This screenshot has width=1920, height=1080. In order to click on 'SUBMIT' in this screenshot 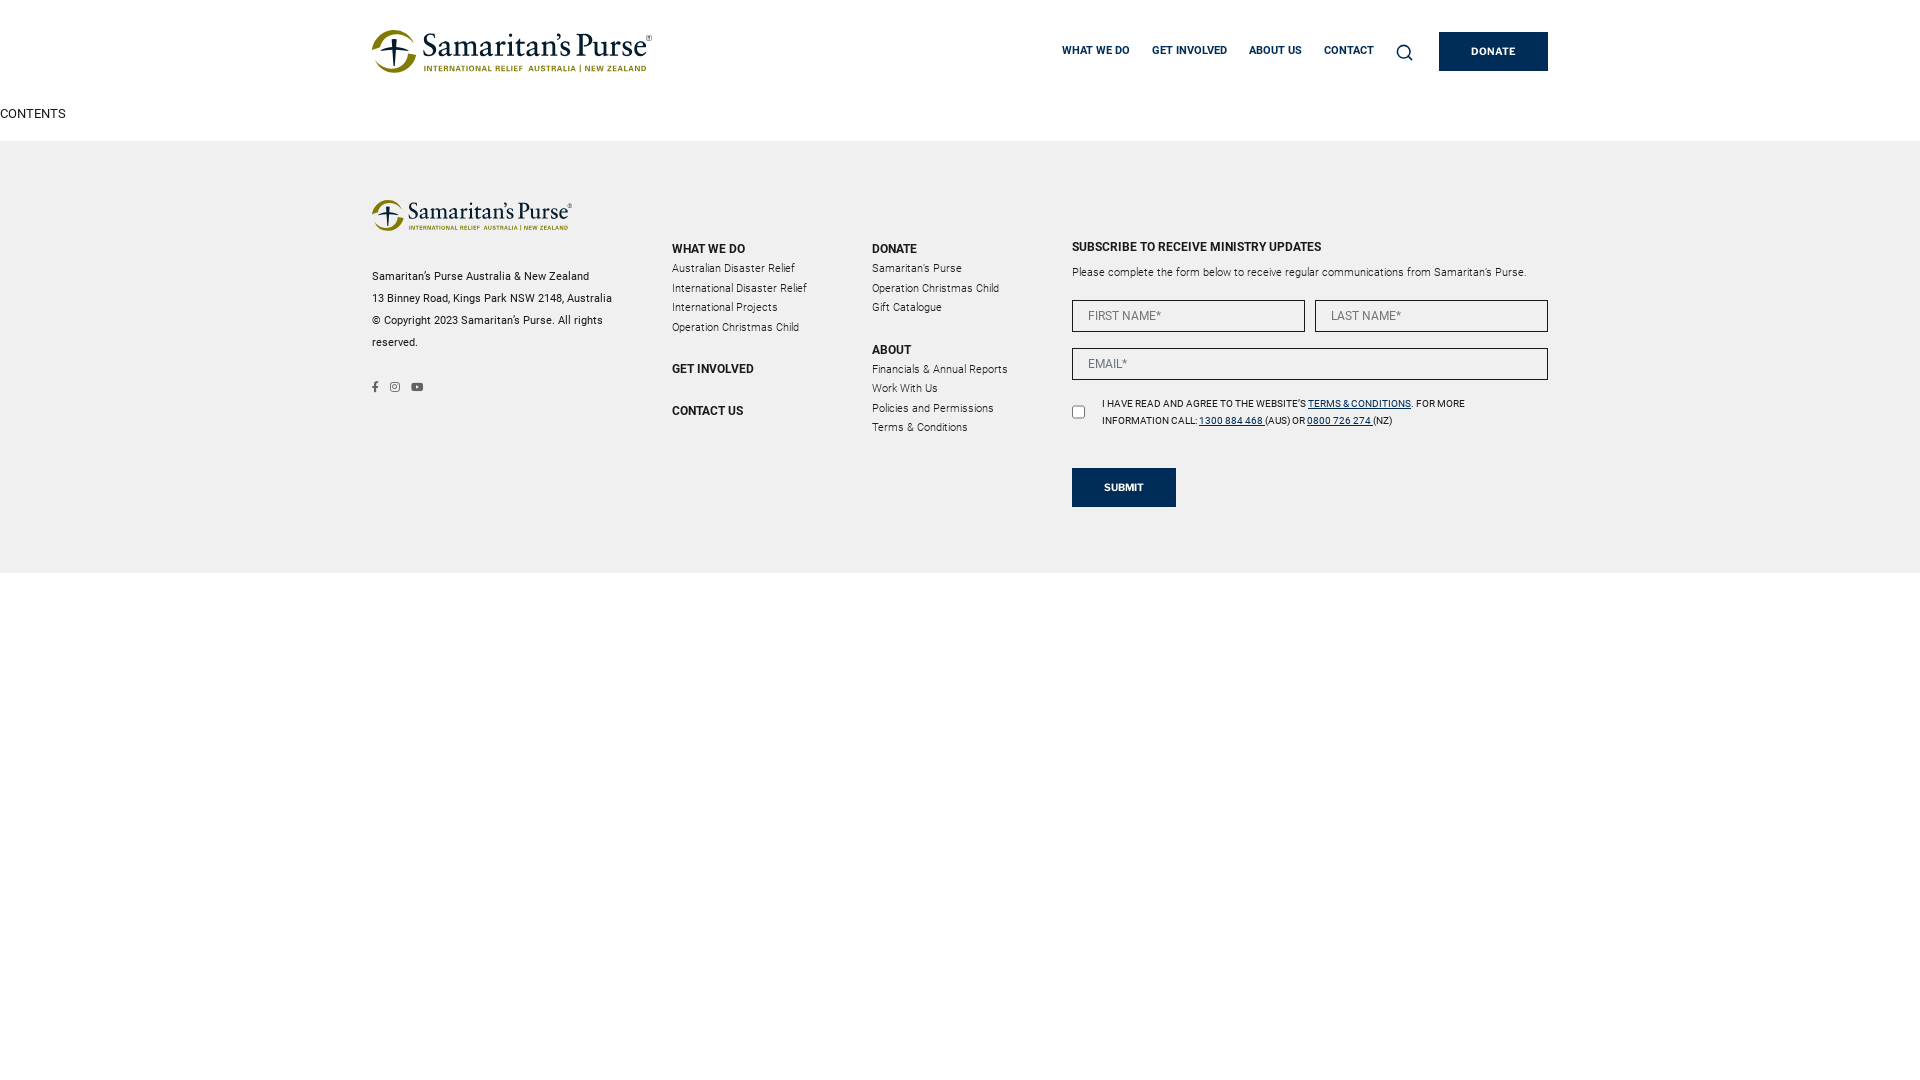, I will do `click(1123, 487)`.